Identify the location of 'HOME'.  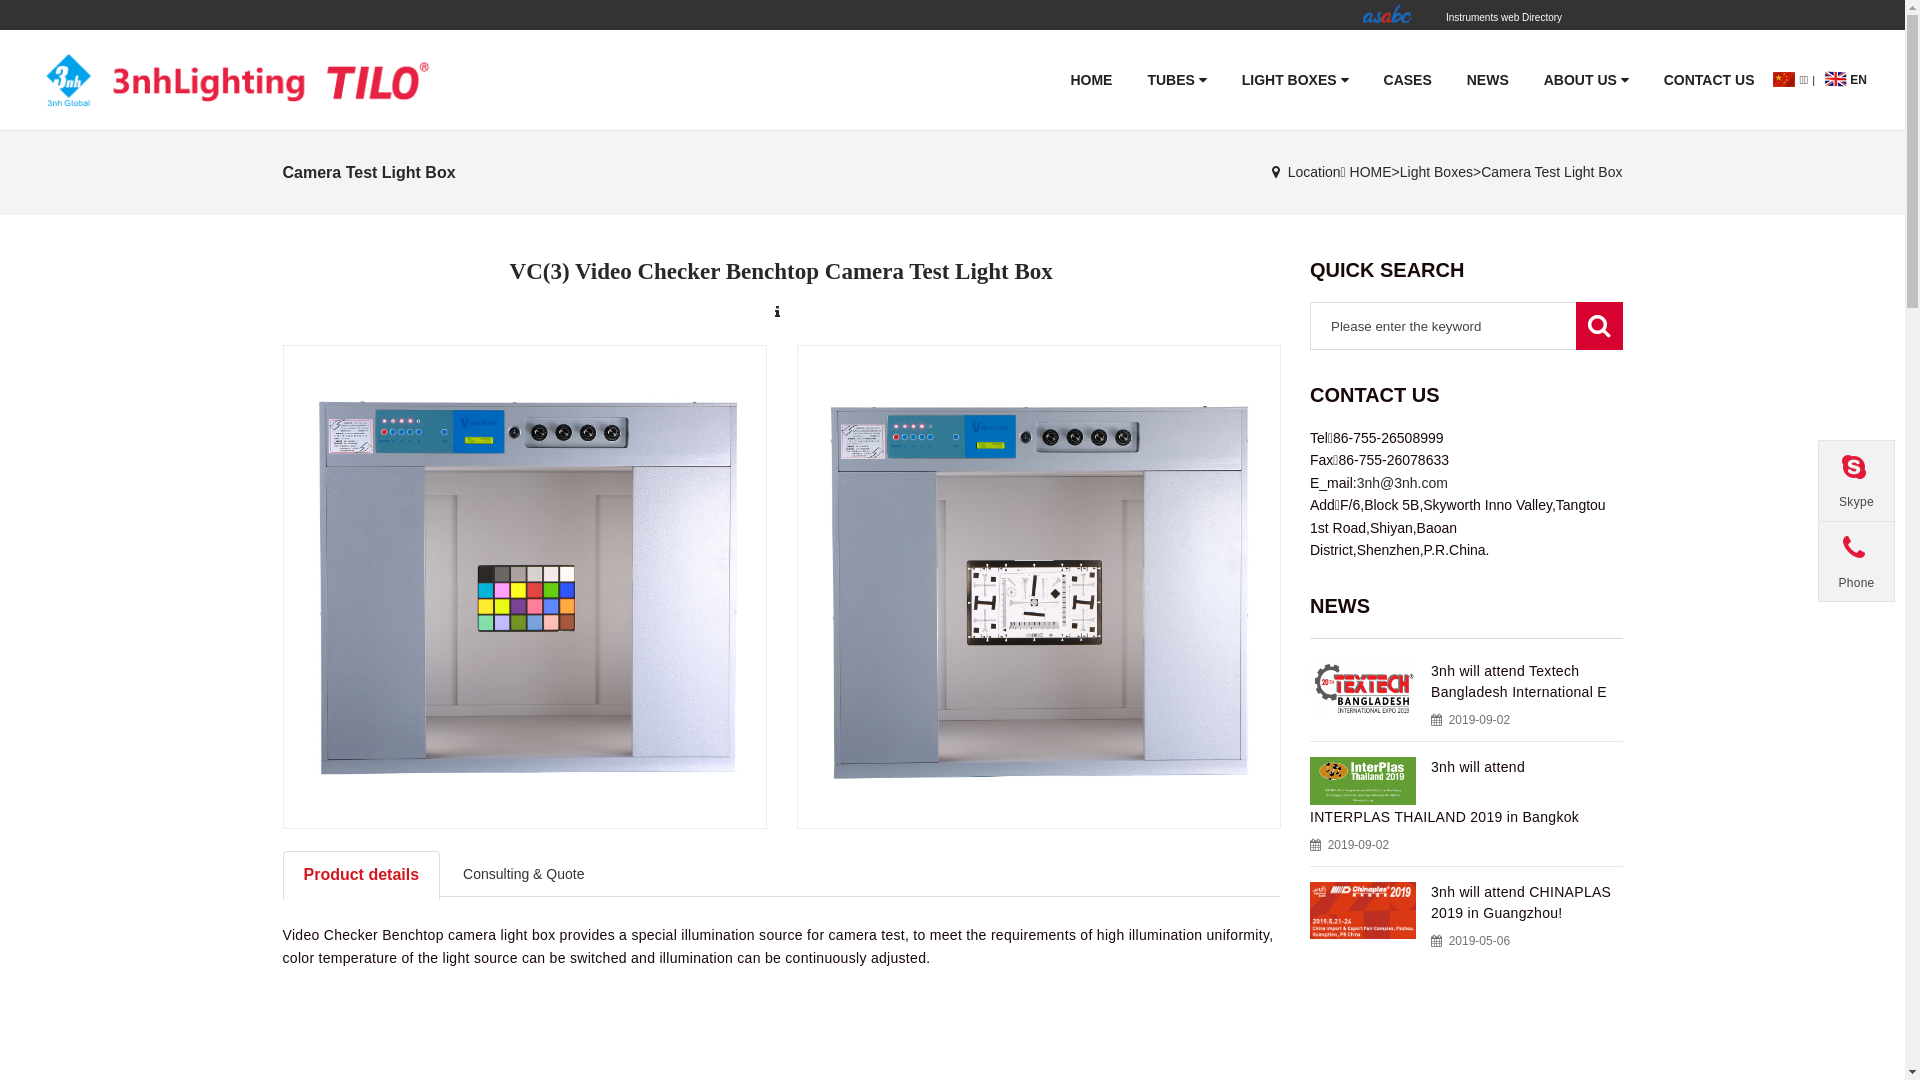
(1370, 171).